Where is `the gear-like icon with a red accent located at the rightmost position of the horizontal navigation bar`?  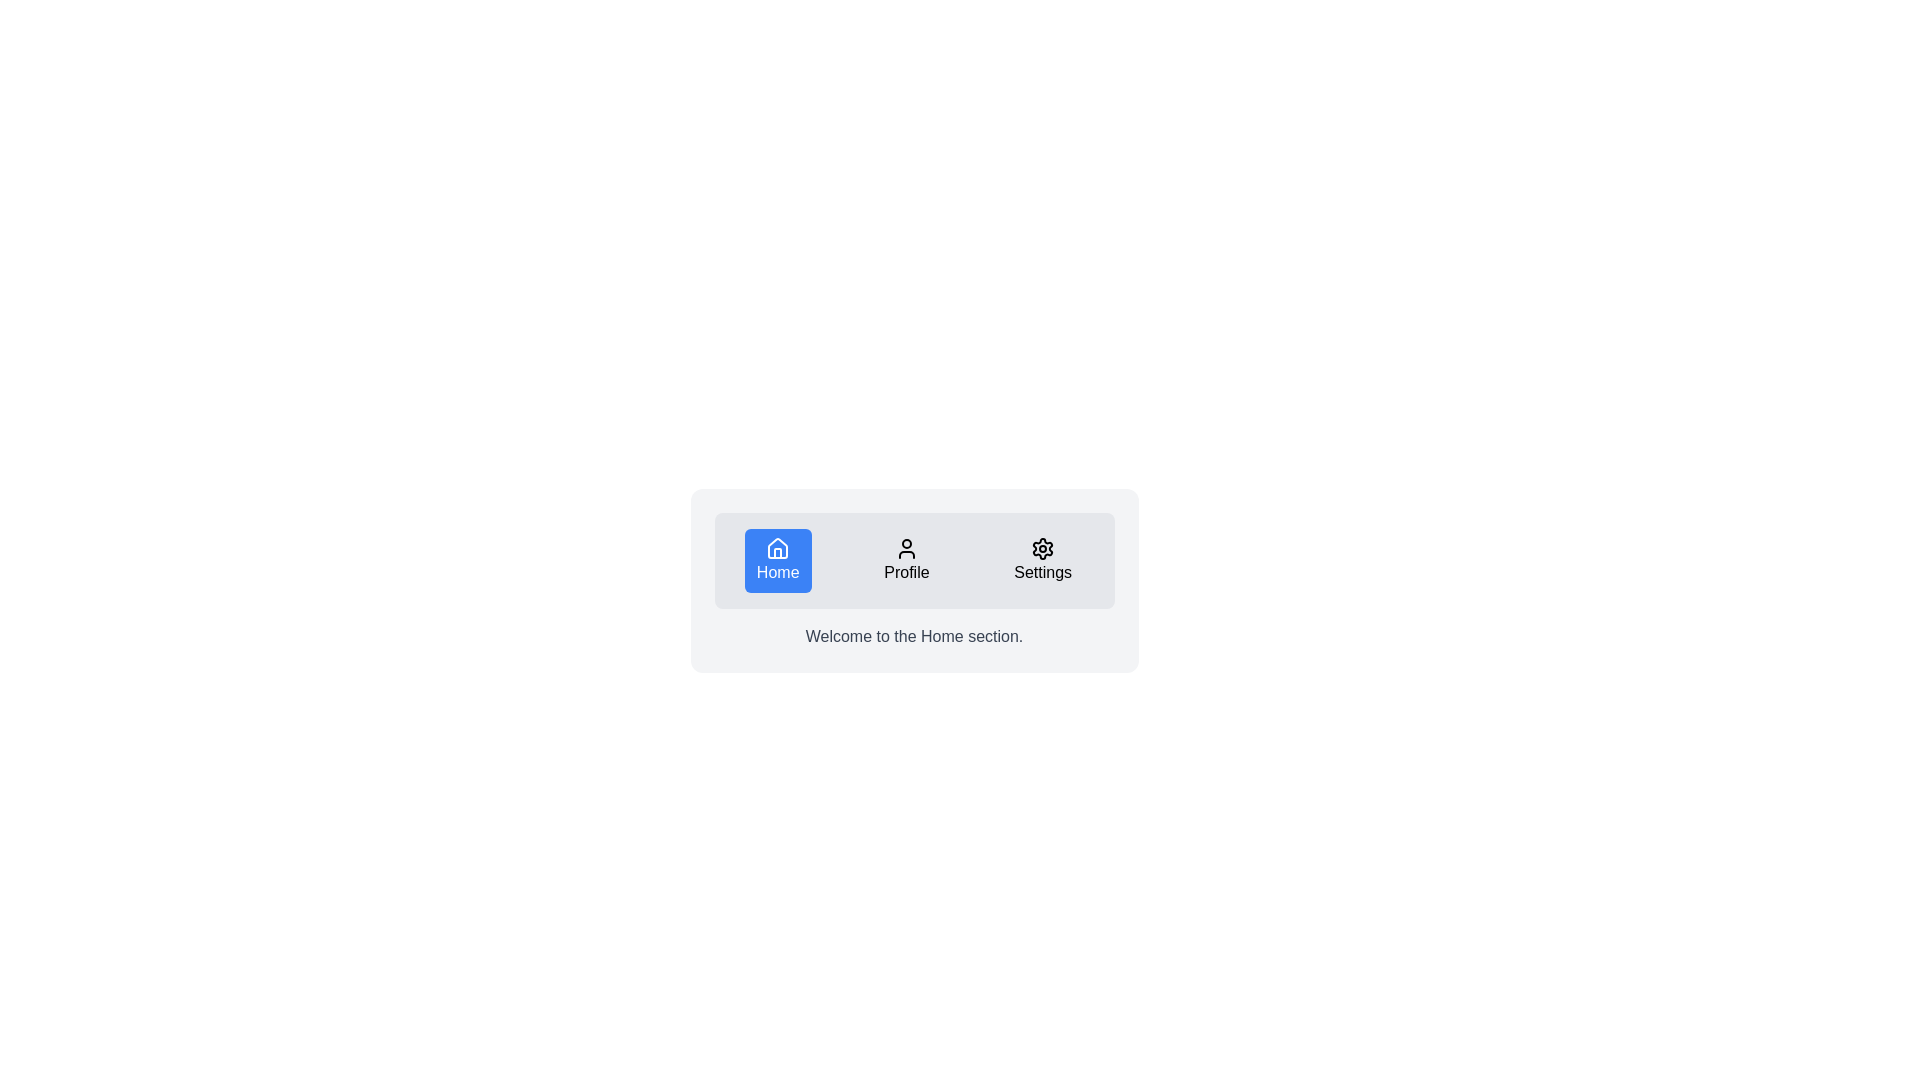 the gear-like icon with a red accent located at the rightmost position of the horizontal navigation bar is located at coordinates (1042, 548).